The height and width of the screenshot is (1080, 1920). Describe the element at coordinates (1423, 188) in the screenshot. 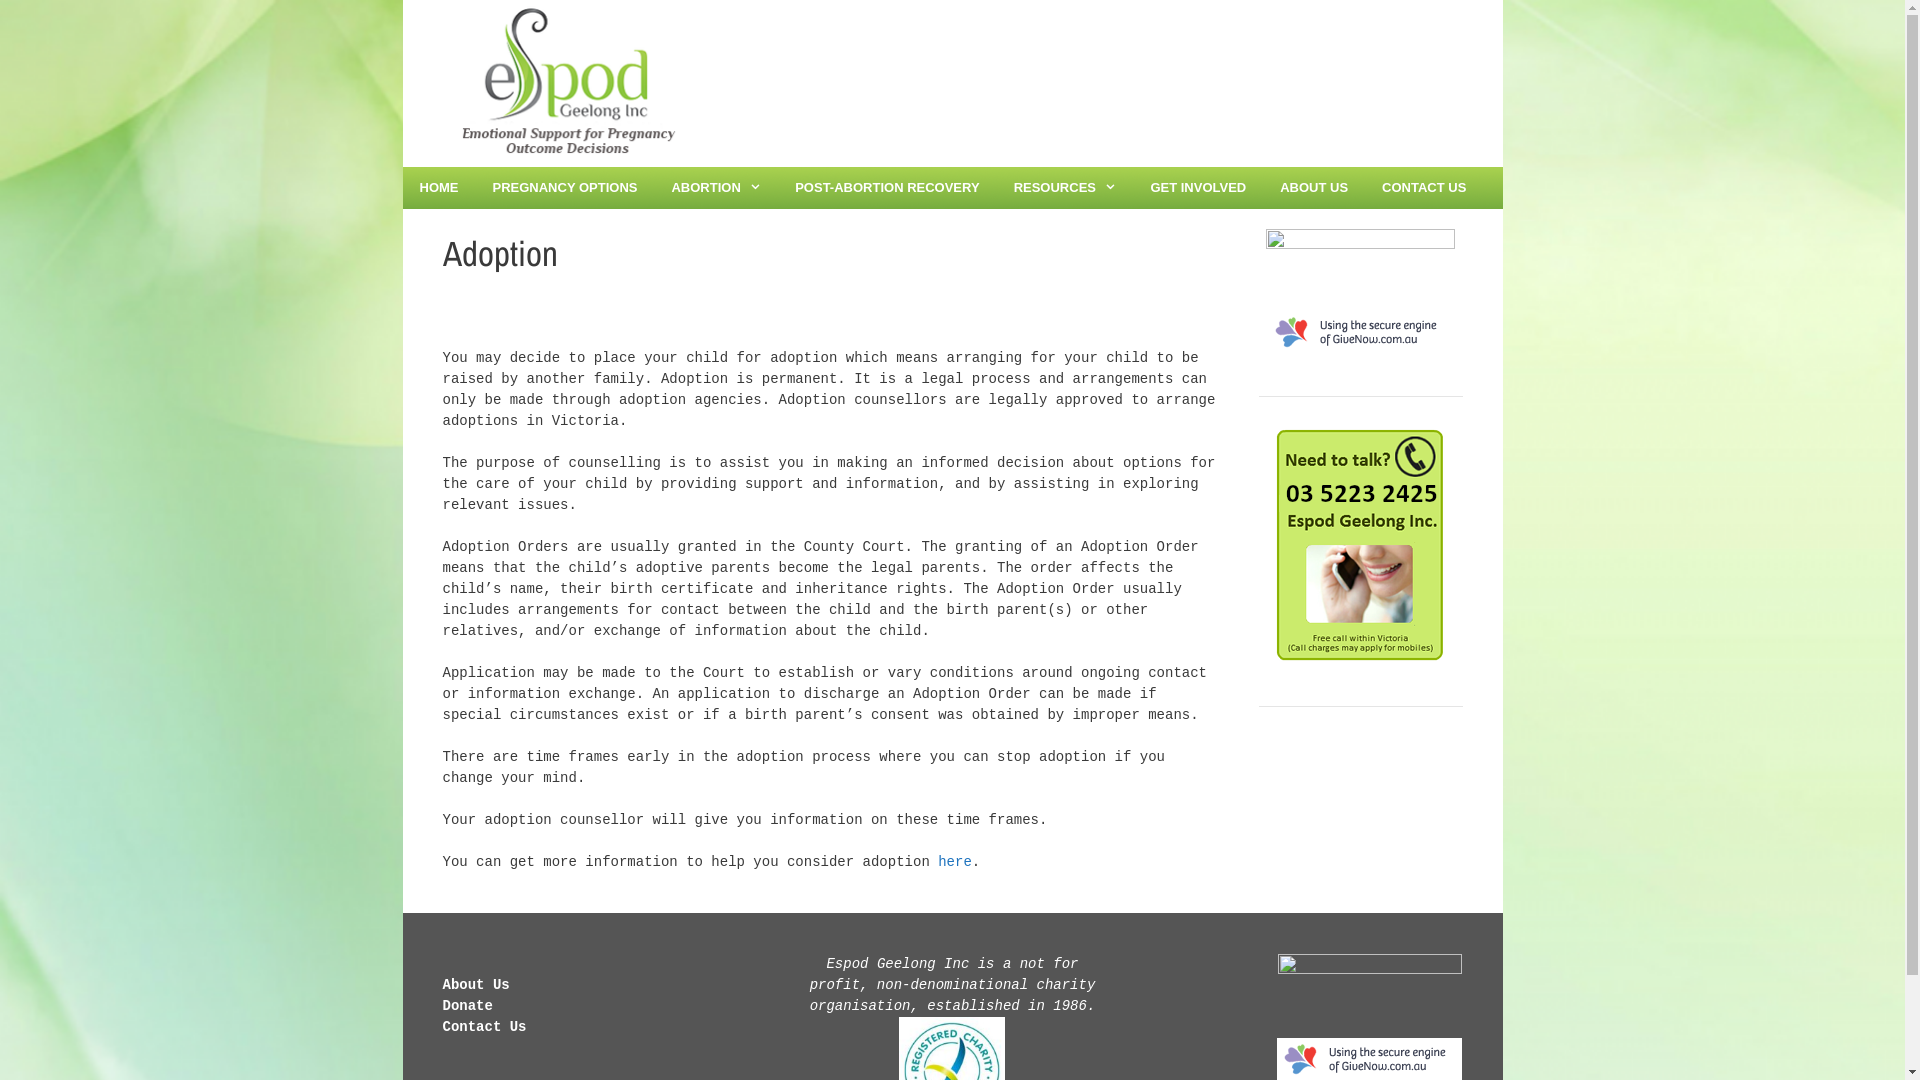

I see `'CONTACT US'` at that location.